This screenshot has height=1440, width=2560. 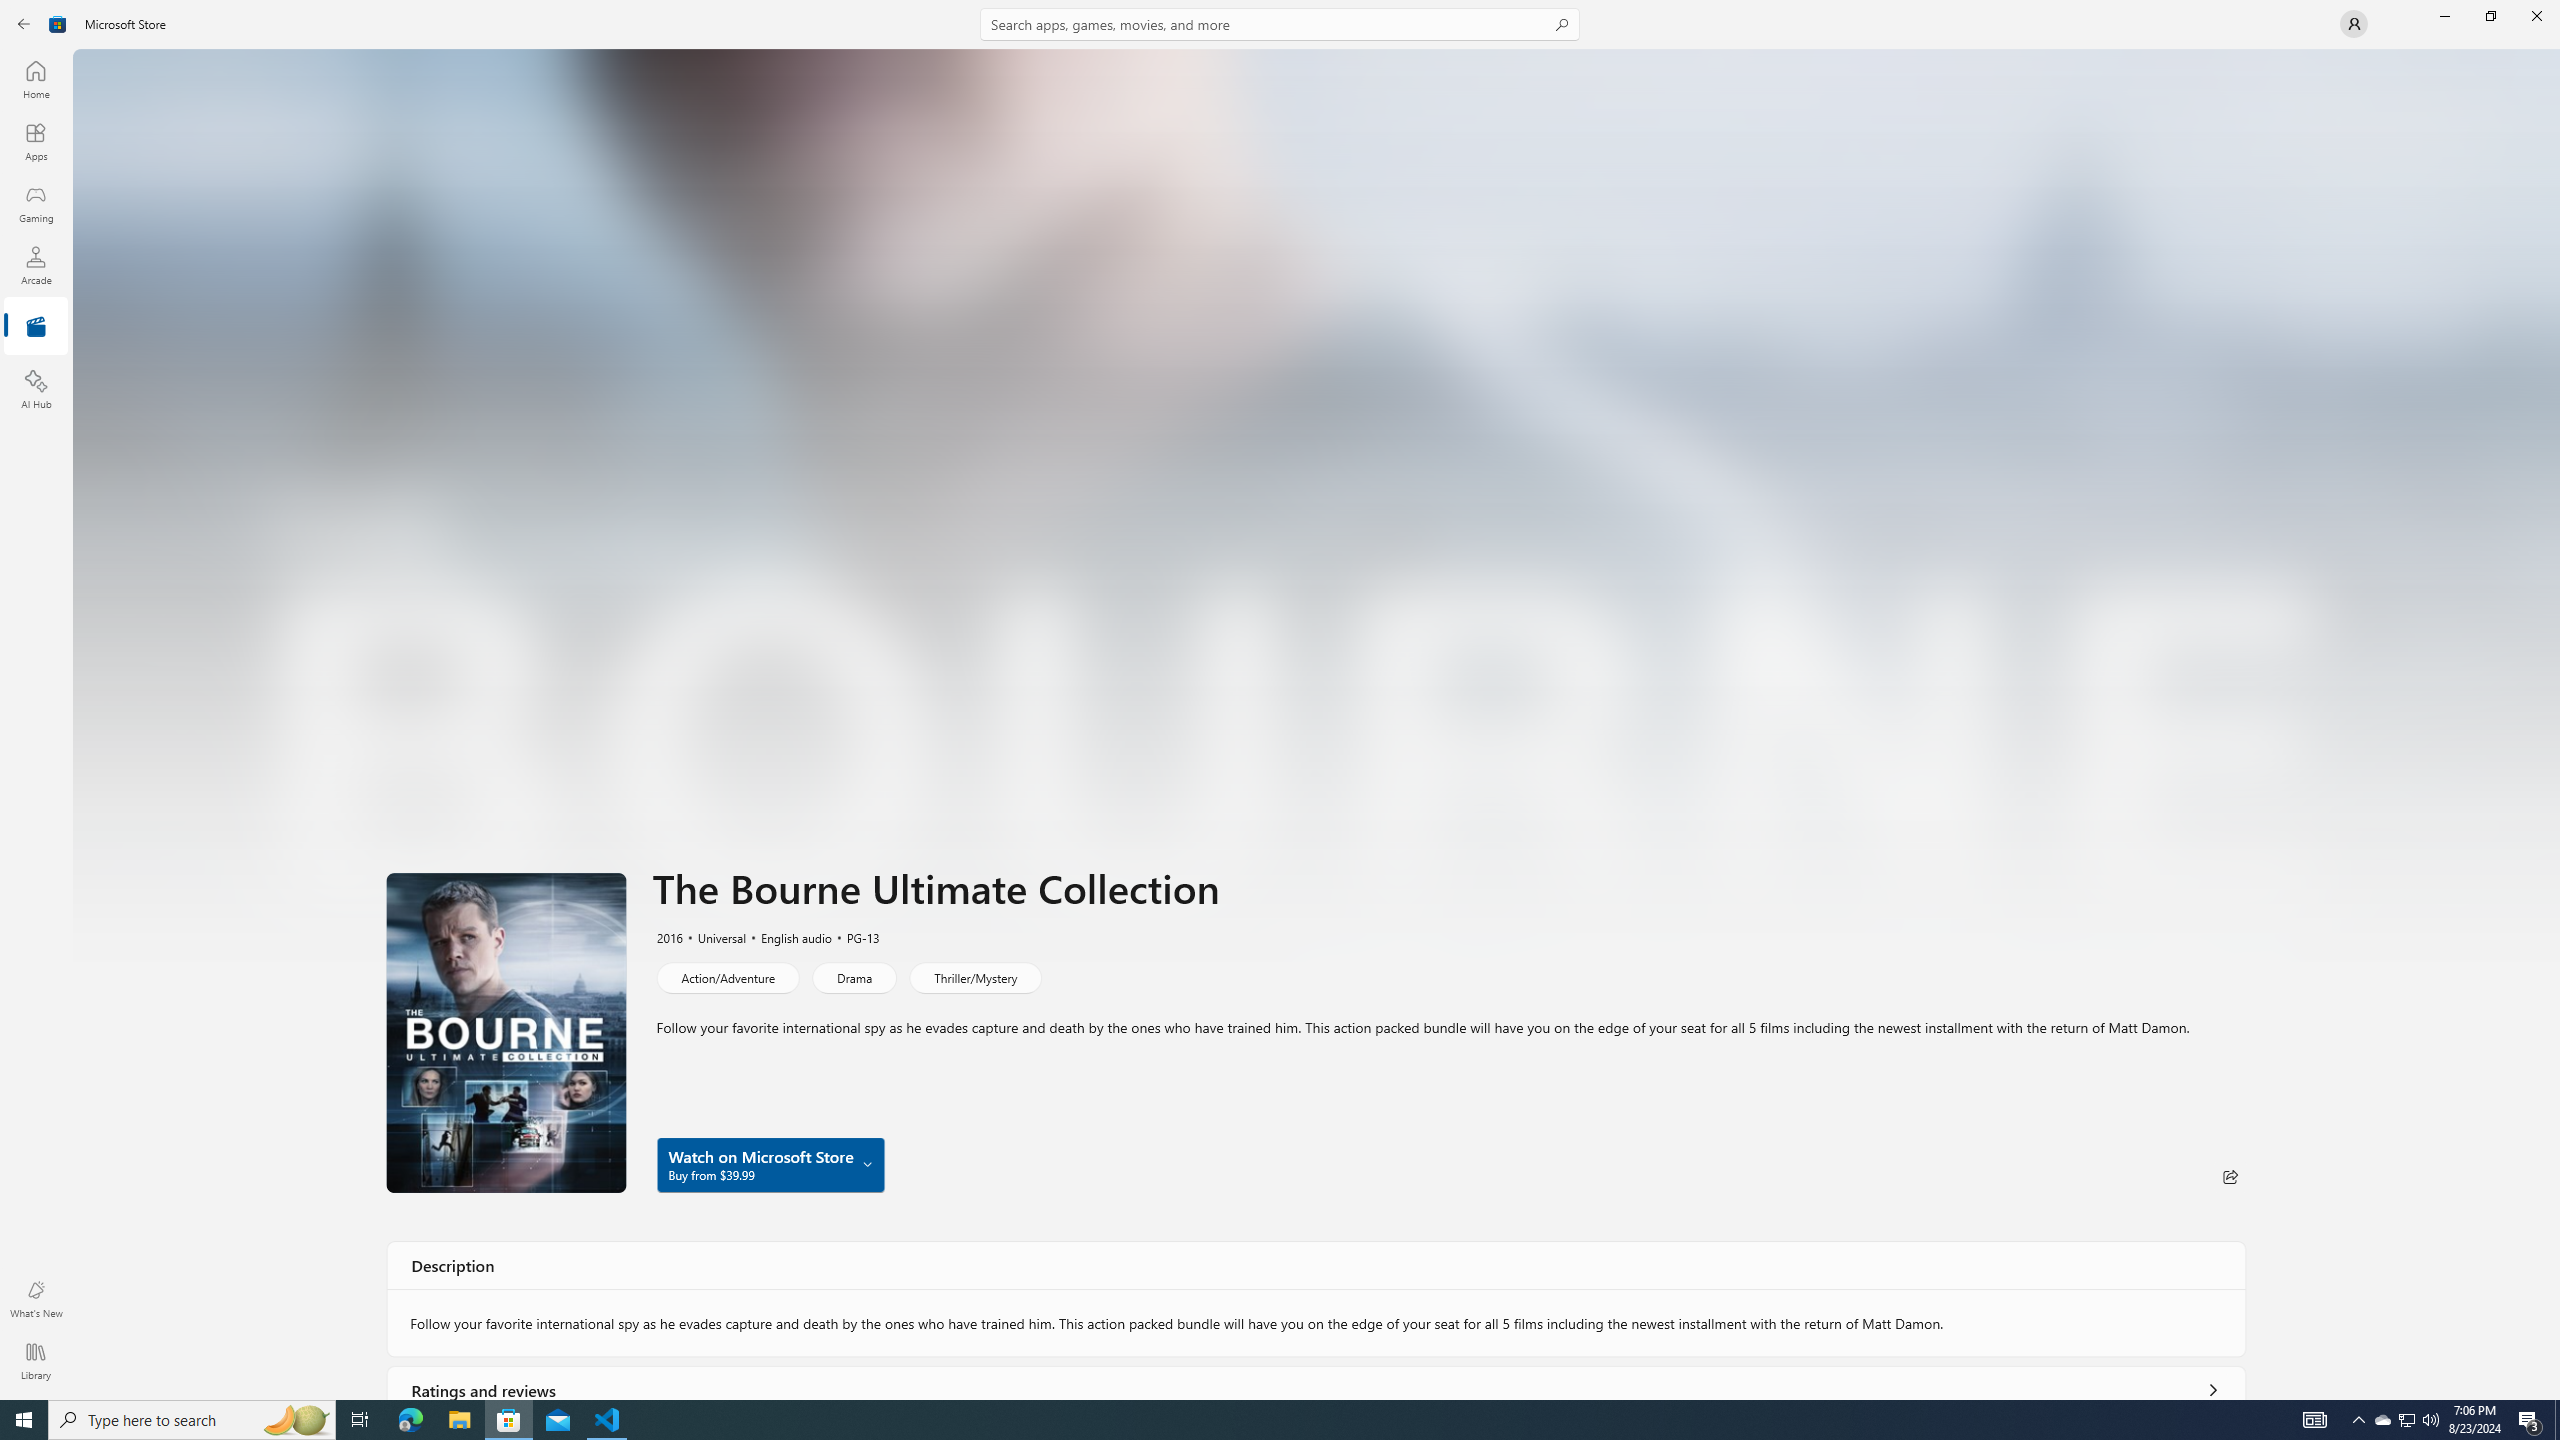 I want to click on 'Arcade', so click(x=34, y=264).